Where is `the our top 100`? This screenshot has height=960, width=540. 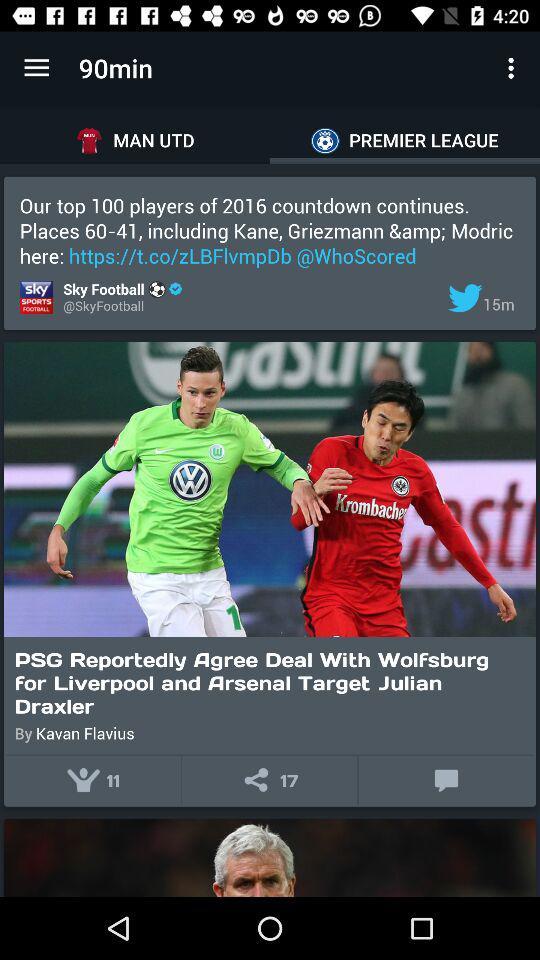
the our top 100 is located at coordinates (270, 230).